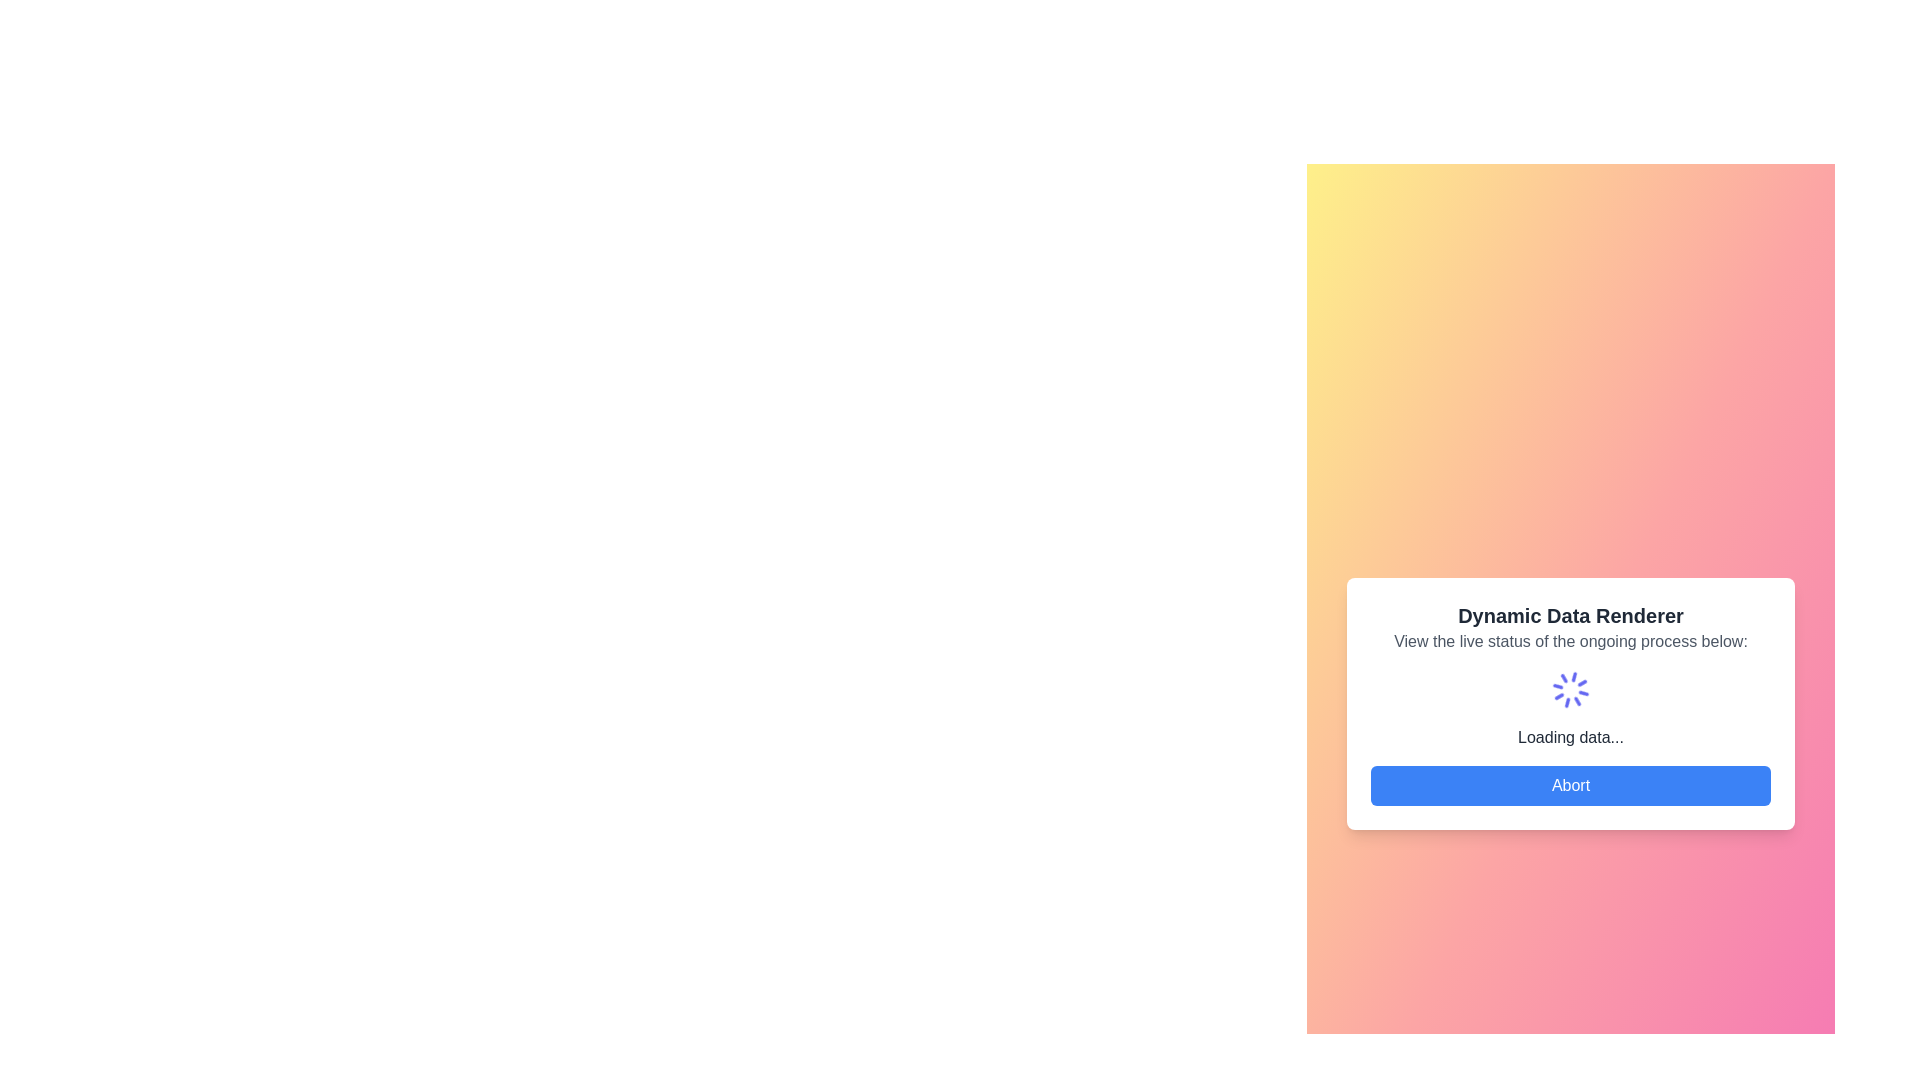  I want to click on the static text label reading 'View the live status of the ongoing process below:', so click(1569, 641).